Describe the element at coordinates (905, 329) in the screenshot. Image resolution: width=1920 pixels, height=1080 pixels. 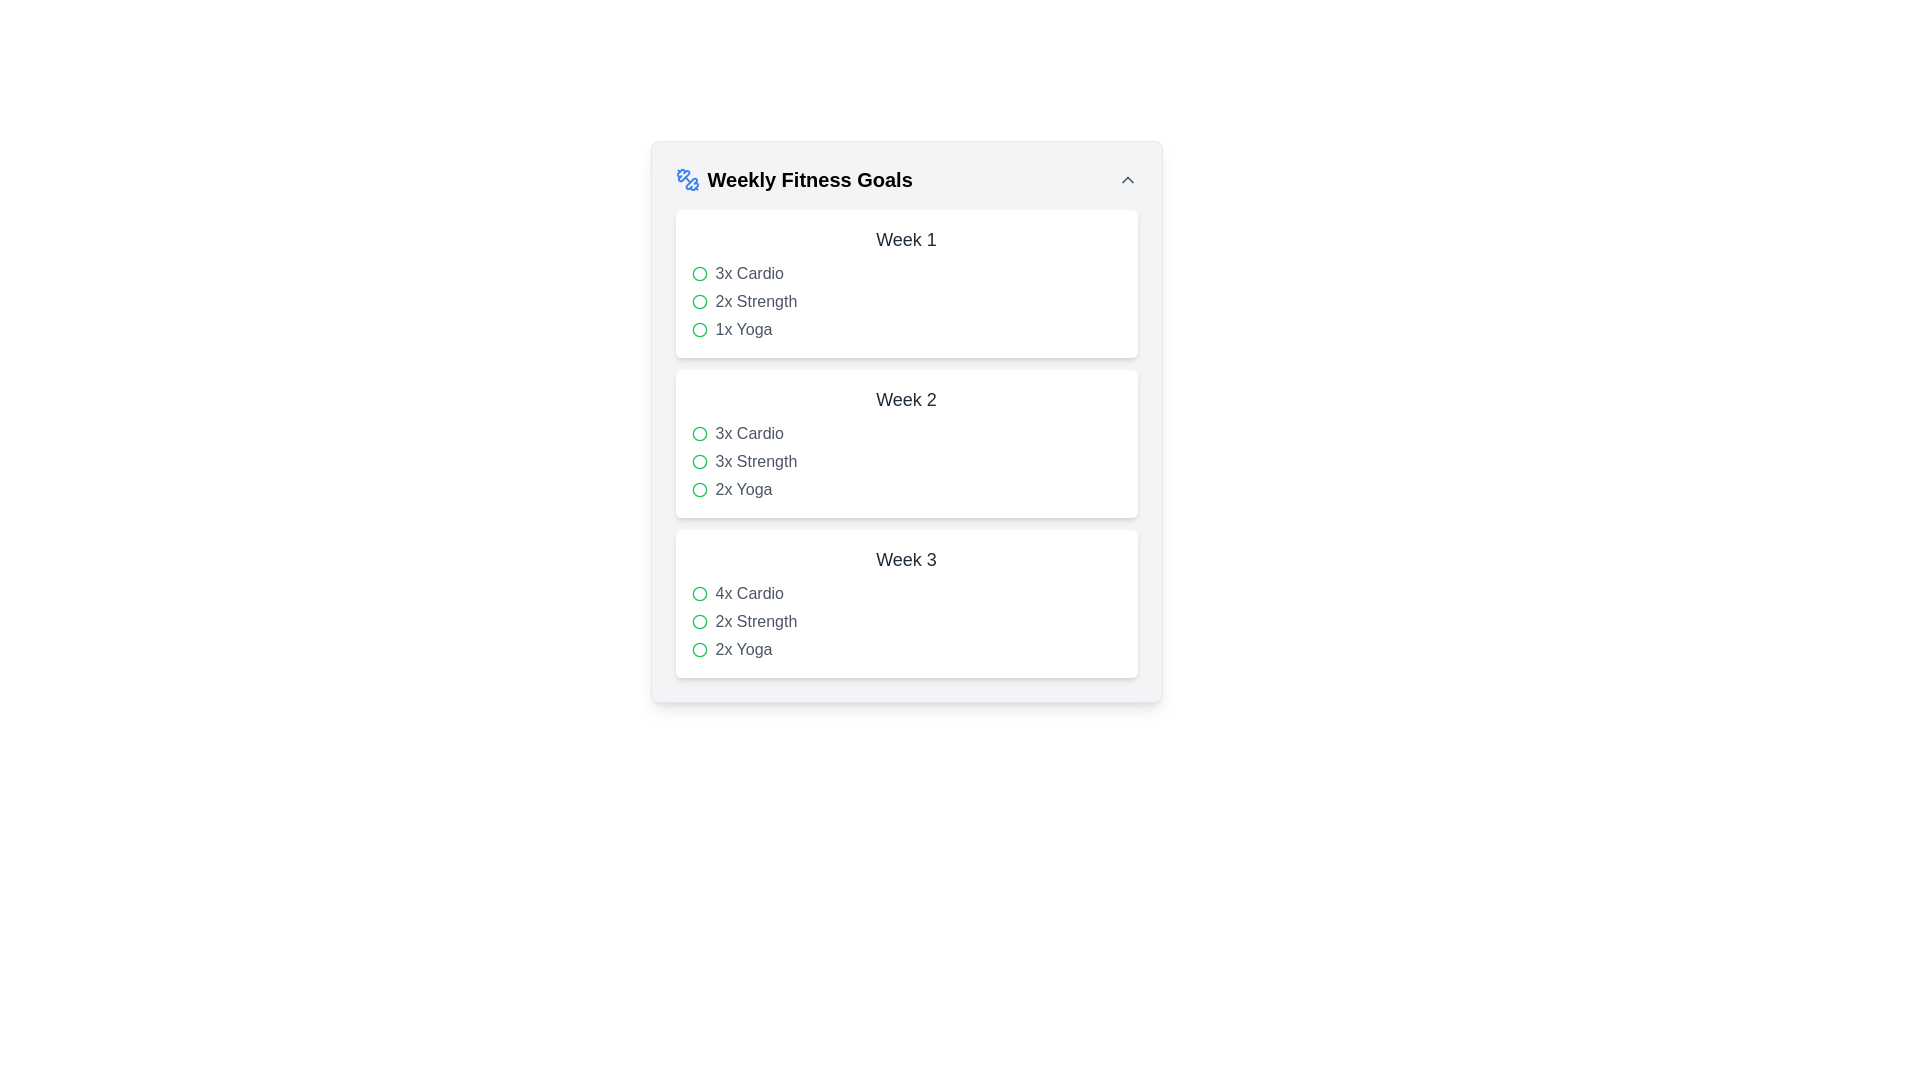
I see `the List Item with Icon and Text representing a yoga session within the week to view more details` at that location.